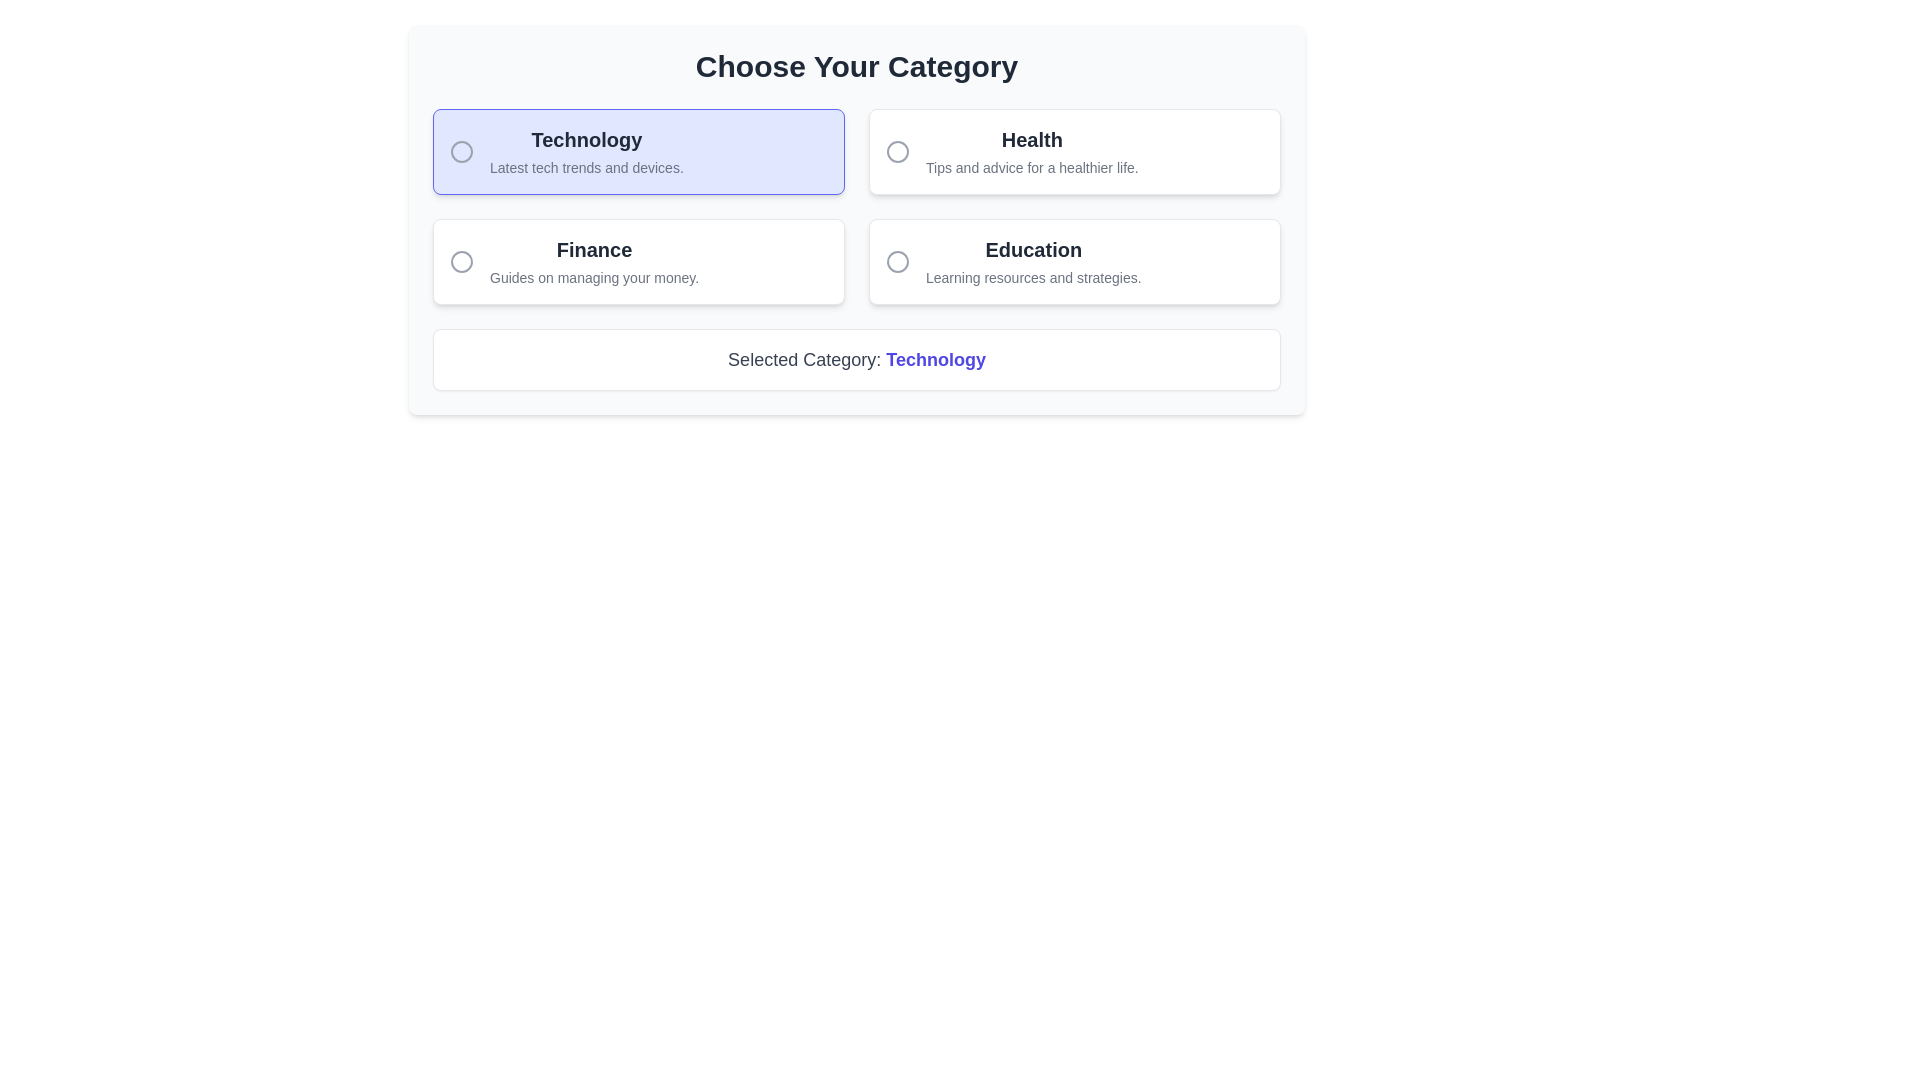  What do you see at coordinates (593, 249) in the screenshot?
I see `the static text heading that serves as the title for the 'Finance' category in the selection menu, located in the second category box from the left` at bounding box center [593, 249].